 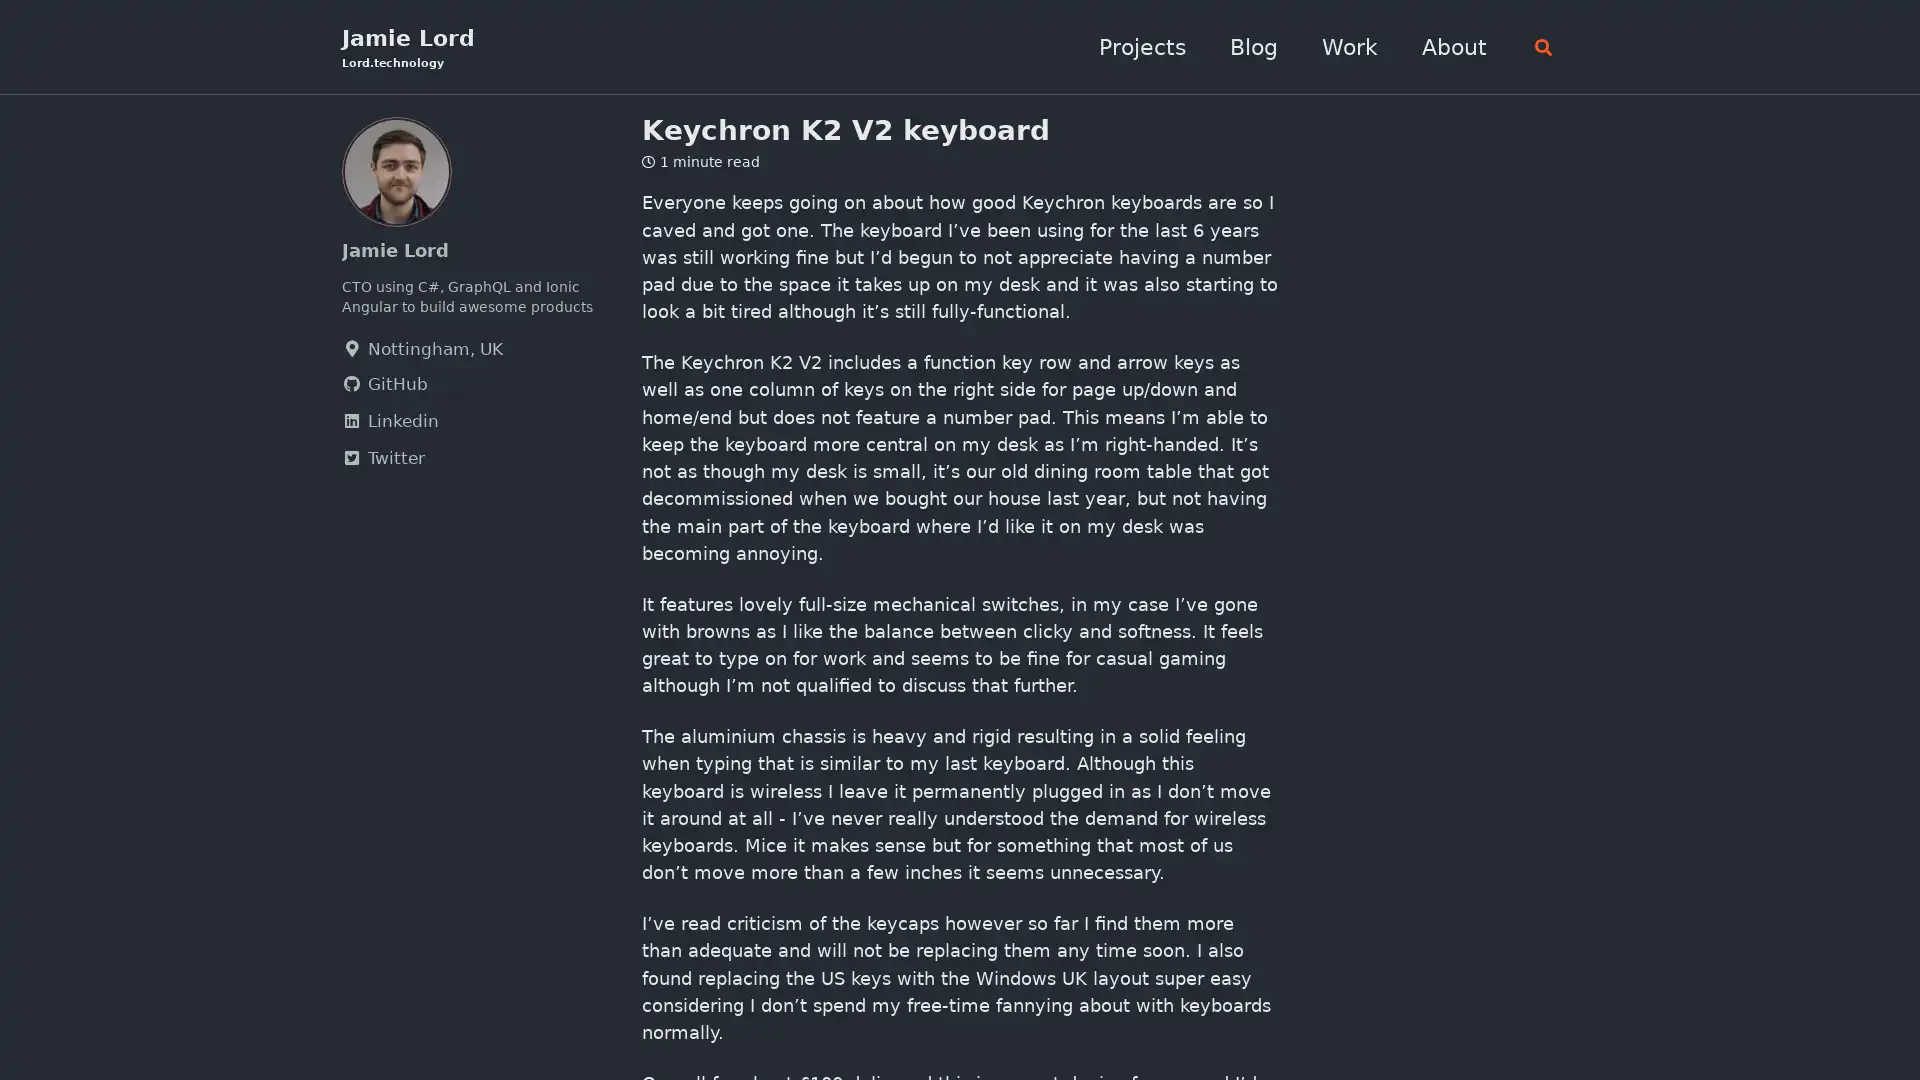 I want to click on Toggle search, so click(x=1538, y=46).